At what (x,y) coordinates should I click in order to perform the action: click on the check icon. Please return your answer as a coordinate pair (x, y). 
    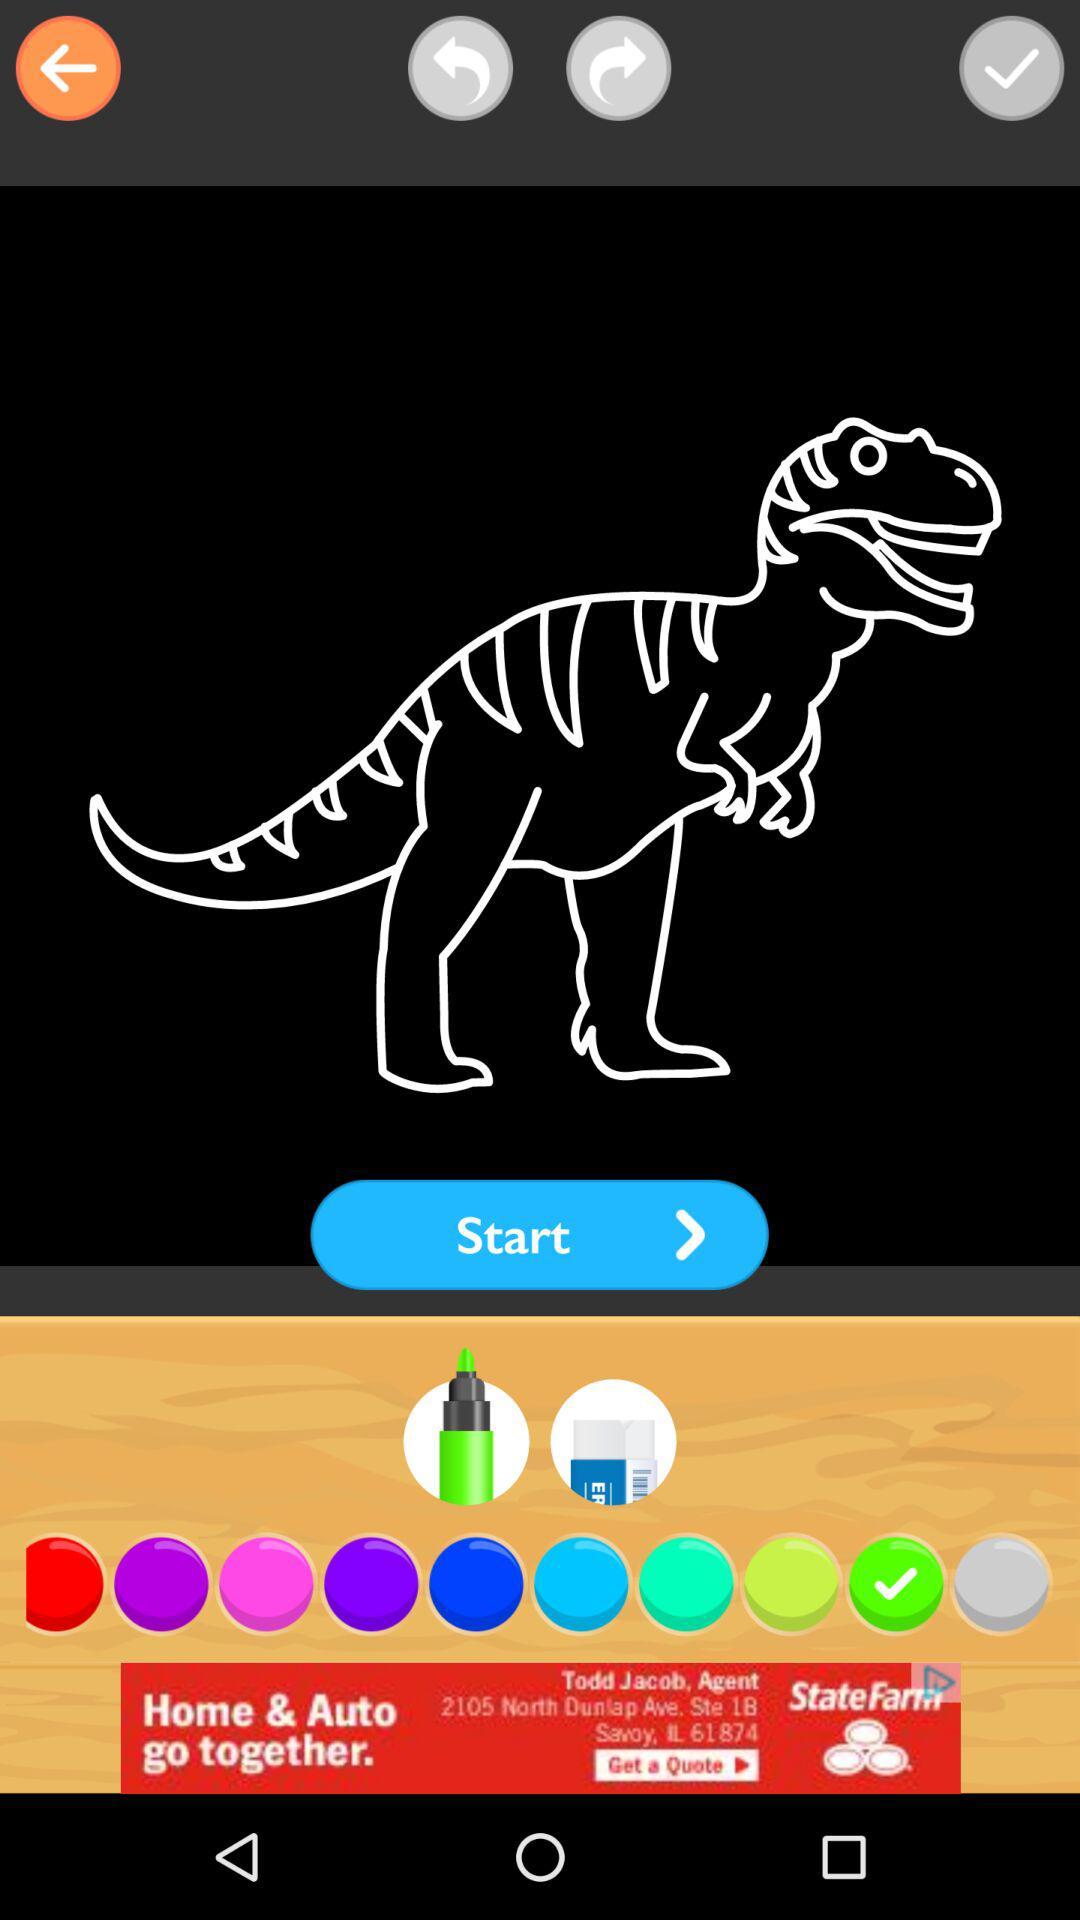
    Looking at the image, I should click on (1011, 68).